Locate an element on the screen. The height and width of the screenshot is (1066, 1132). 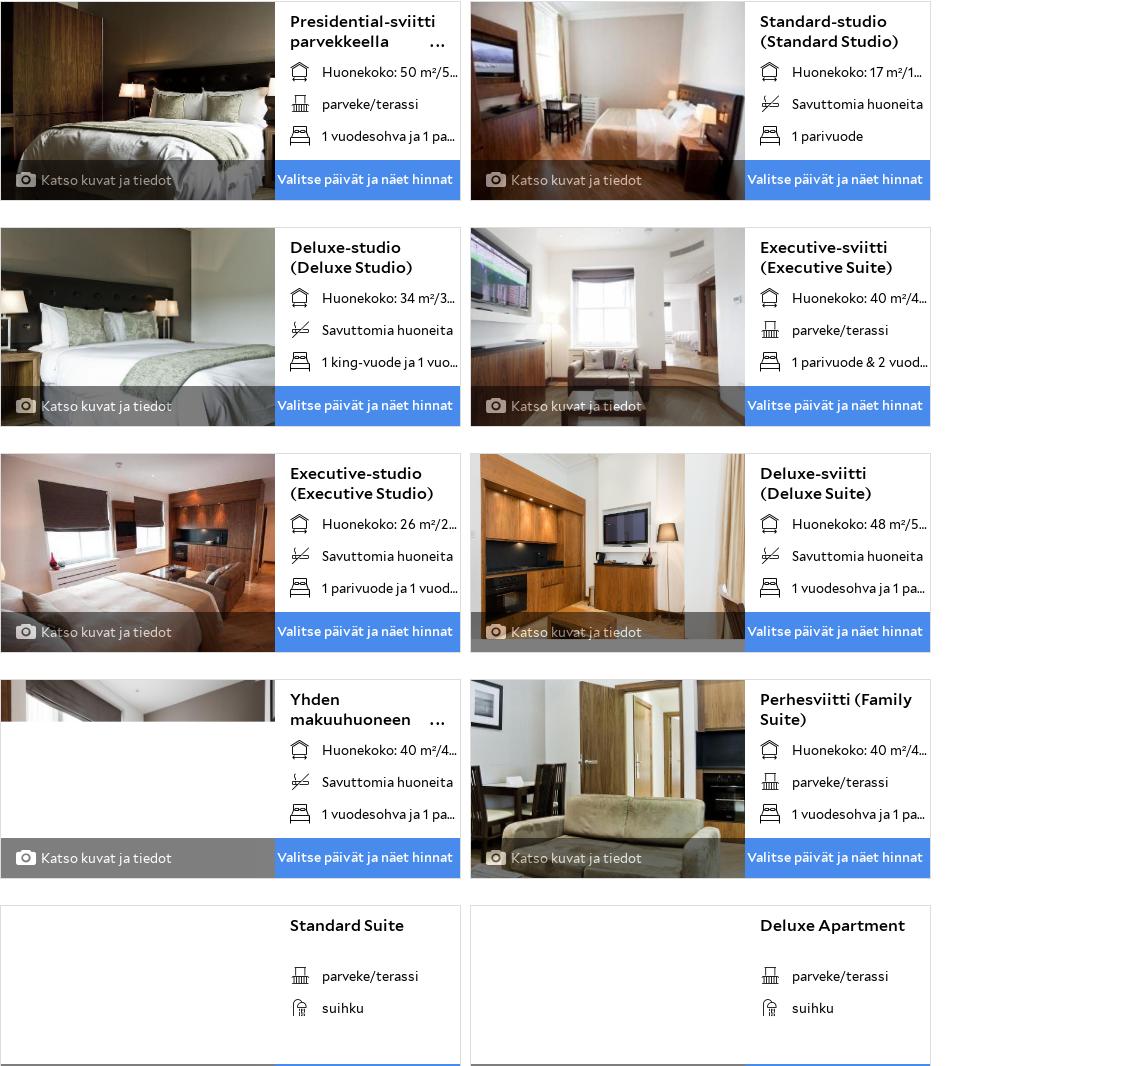
'Executive-studio (Executive Studio)' is located at coordinates (362, 483).